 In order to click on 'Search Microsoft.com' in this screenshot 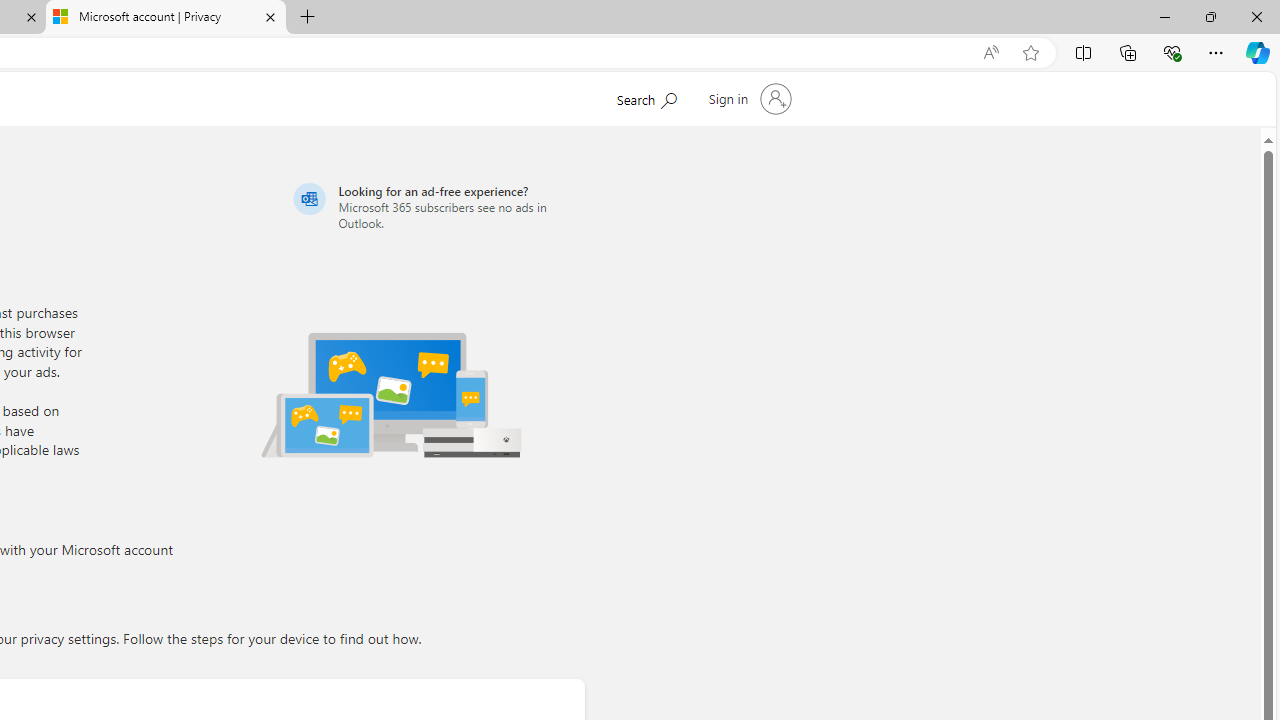, I will do `click(646, 97)`.